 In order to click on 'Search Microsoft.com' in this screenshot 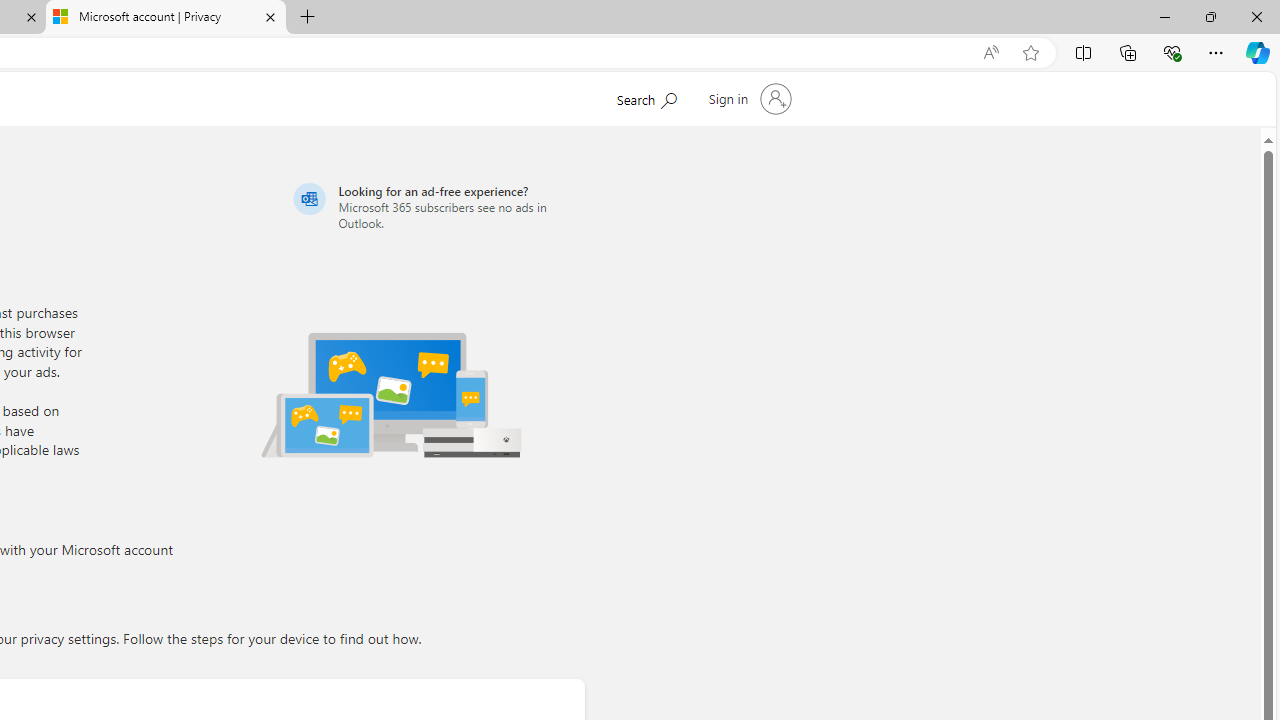, I will do `click(646, 97)`.